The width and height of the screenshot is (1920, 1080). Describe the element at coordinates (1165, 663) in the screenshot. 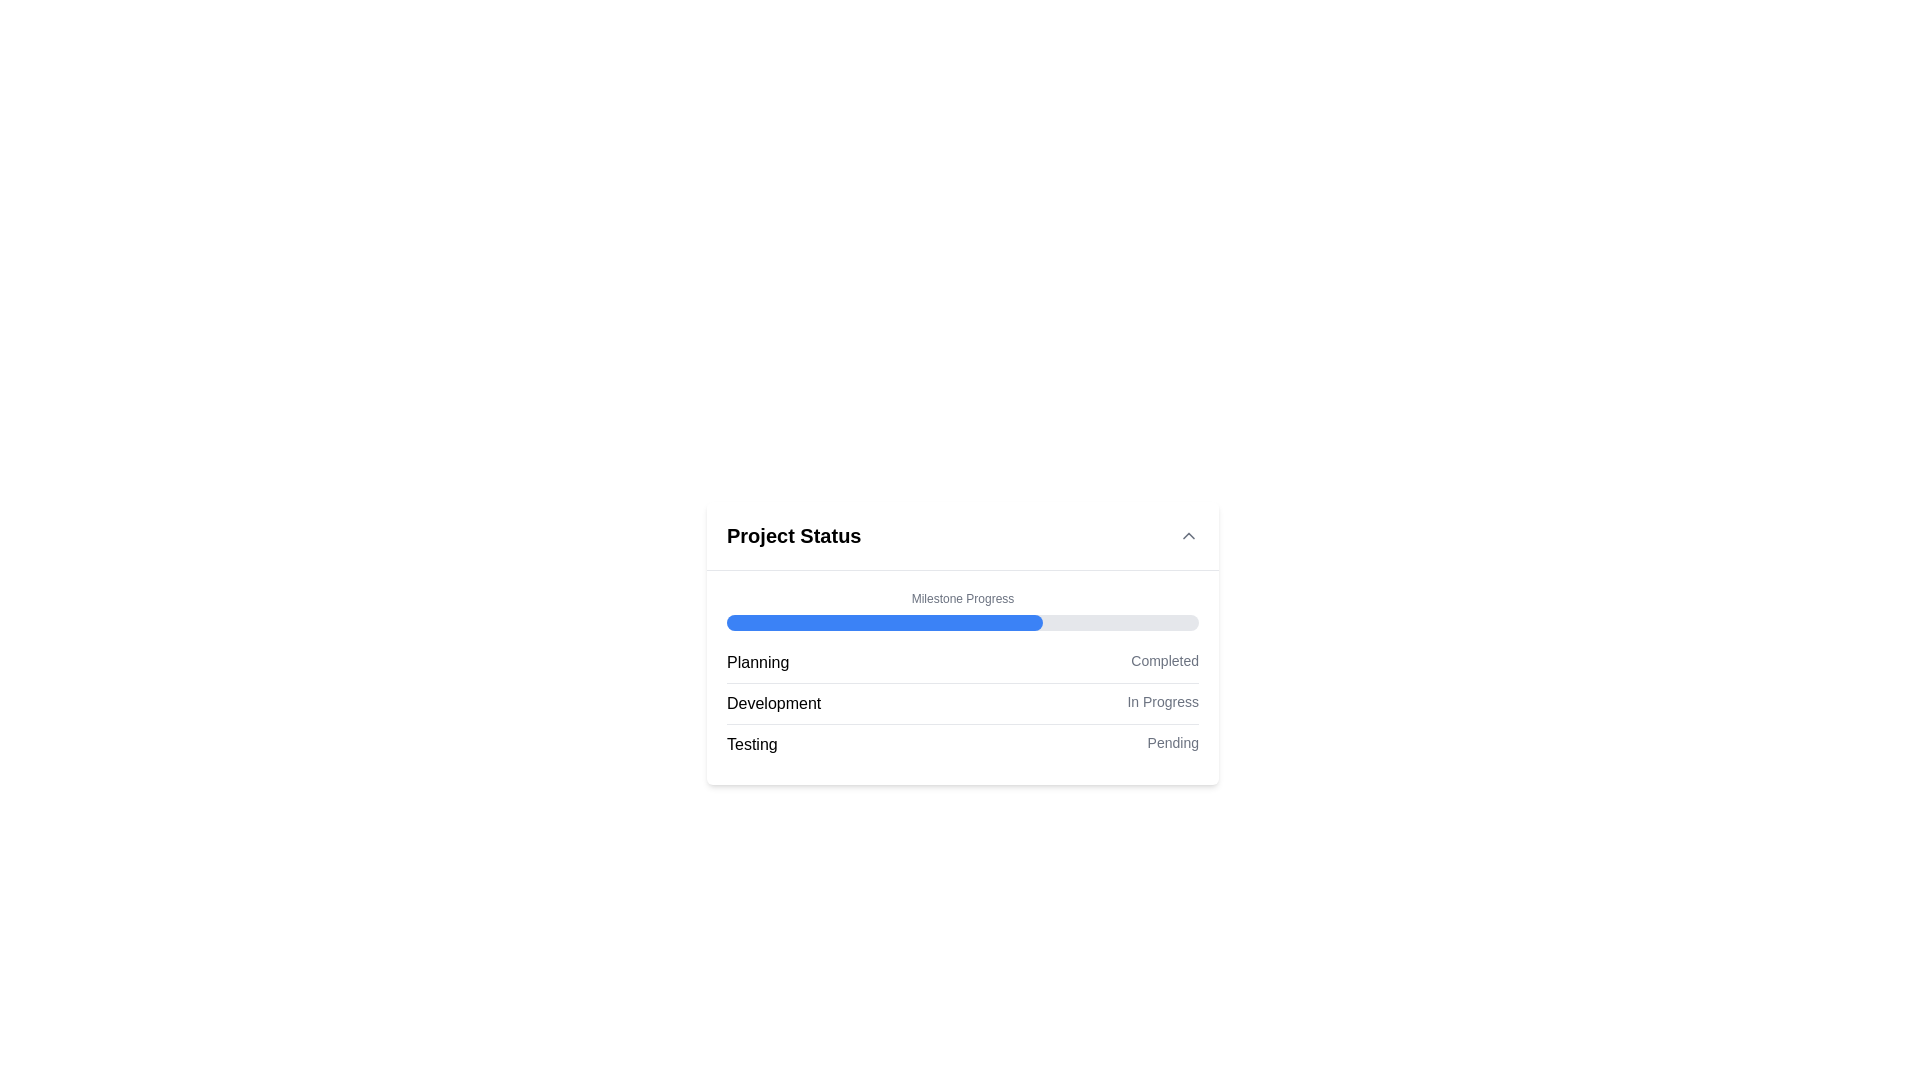

I see `the 'Completed' text label that is aligned to the right of the 'Planning' label in the horizontal layout` at that location.